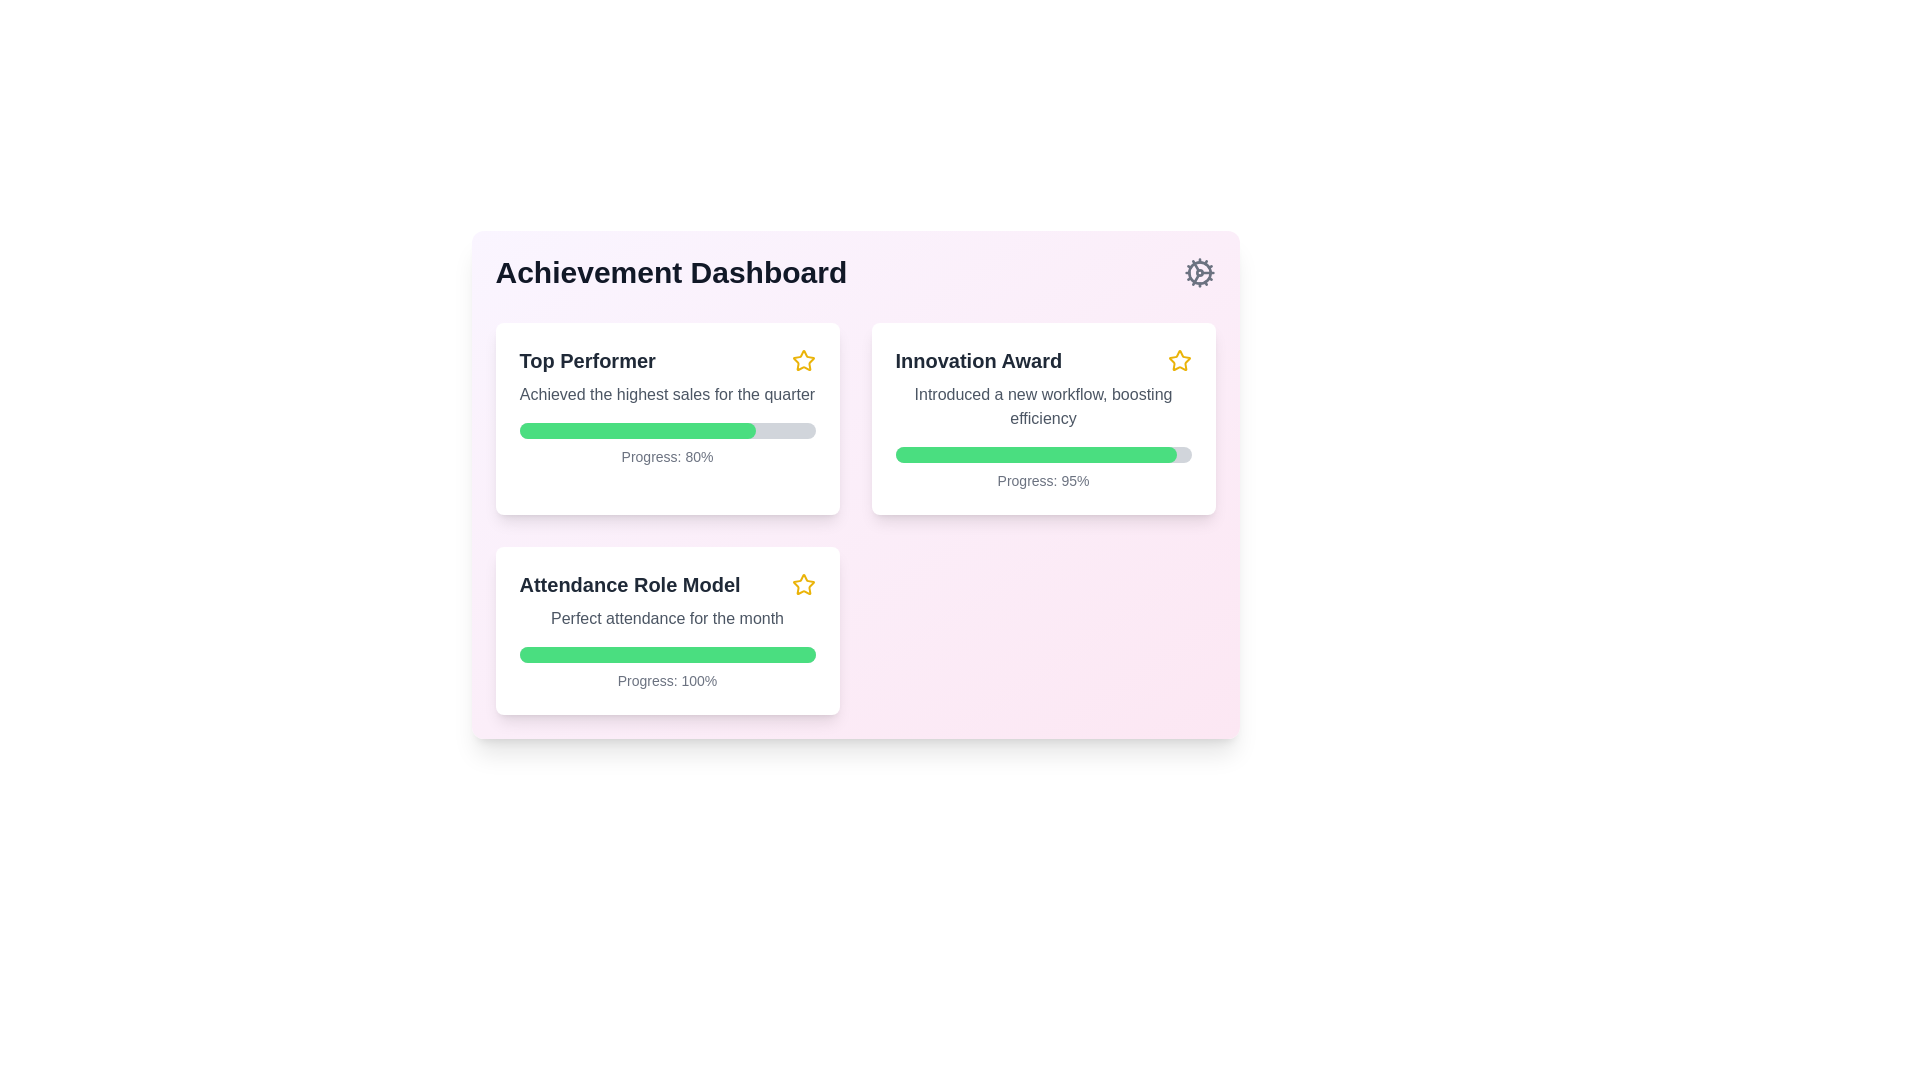 The image size is (1920, 1080). Describe the element at coordinates (629, 585) in the screenshot. I see `text label displaying 'Attendance Role Model' in the top-left section of the card under the 'Achievement Dashboard.'` at that location.